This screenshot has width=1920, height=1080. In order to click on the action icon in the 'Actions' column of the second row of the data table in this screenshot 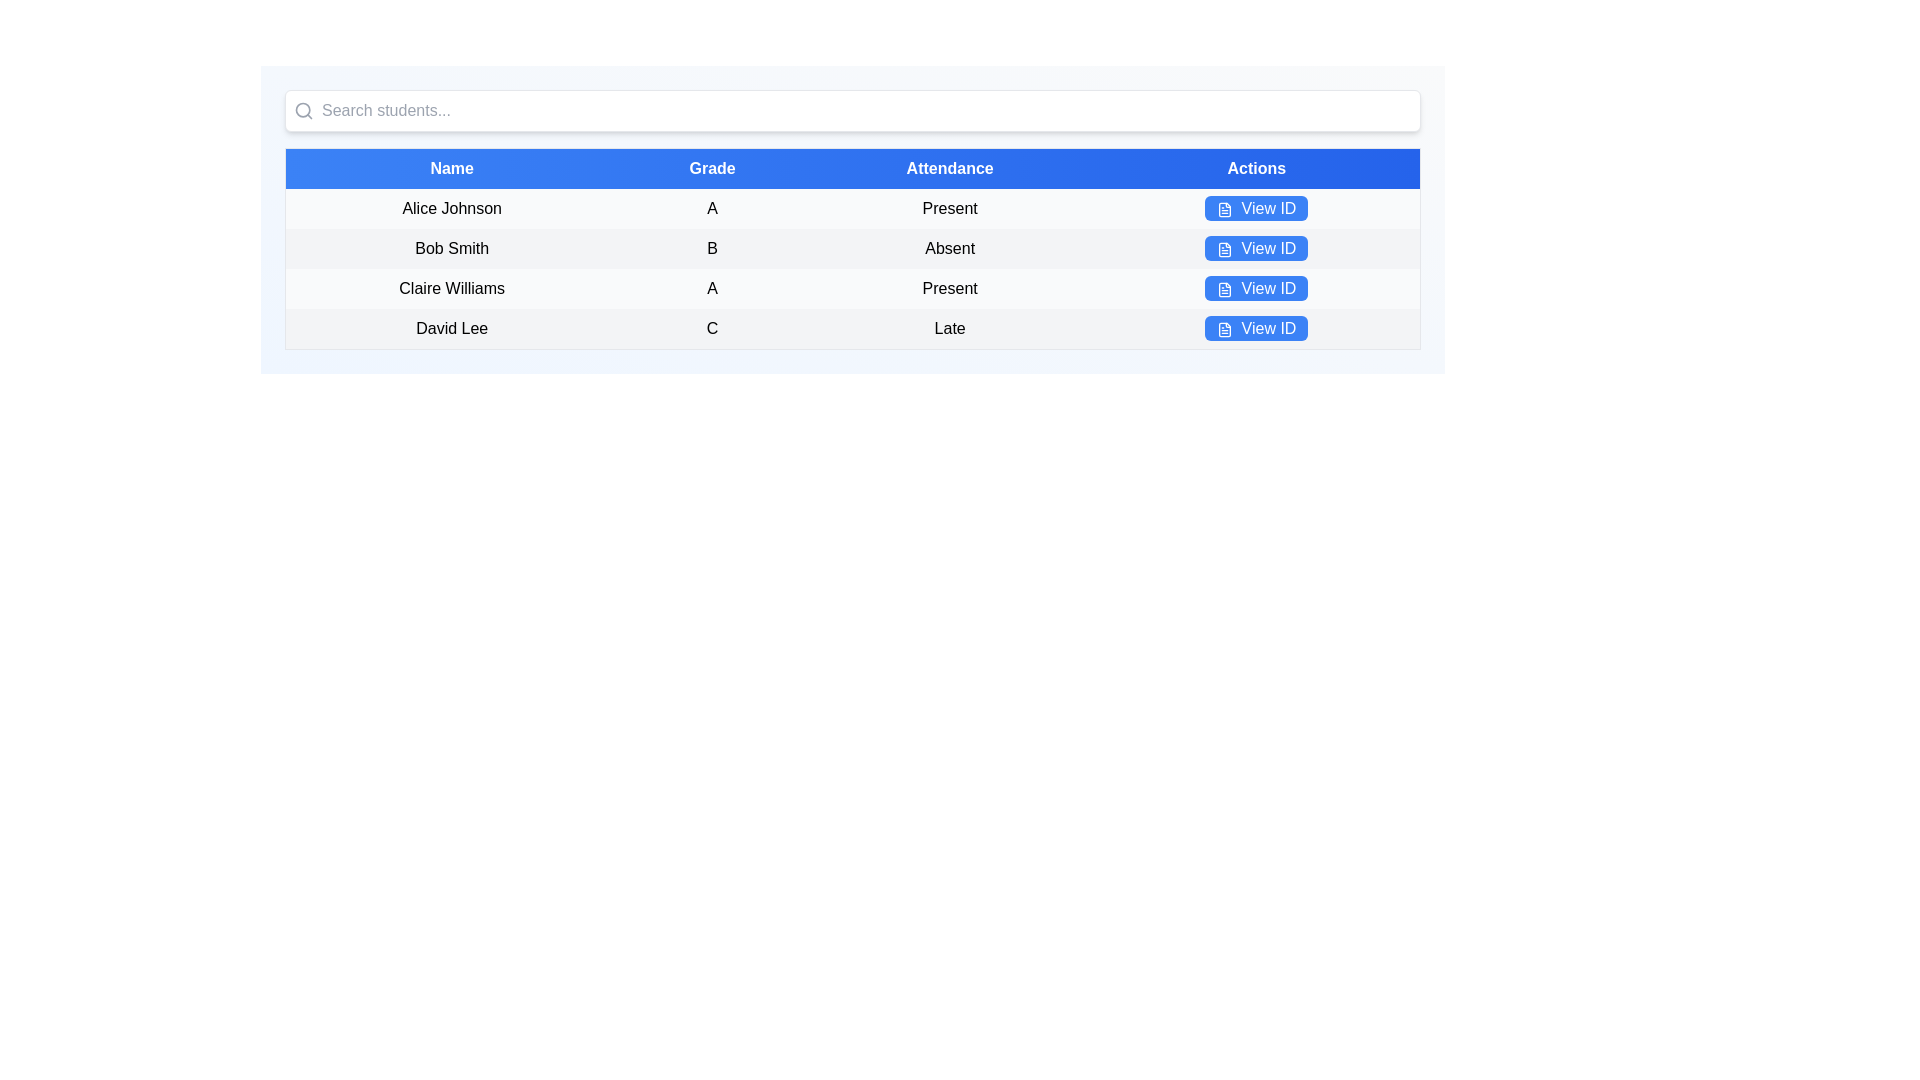, I will do `click(1224, 248)`.